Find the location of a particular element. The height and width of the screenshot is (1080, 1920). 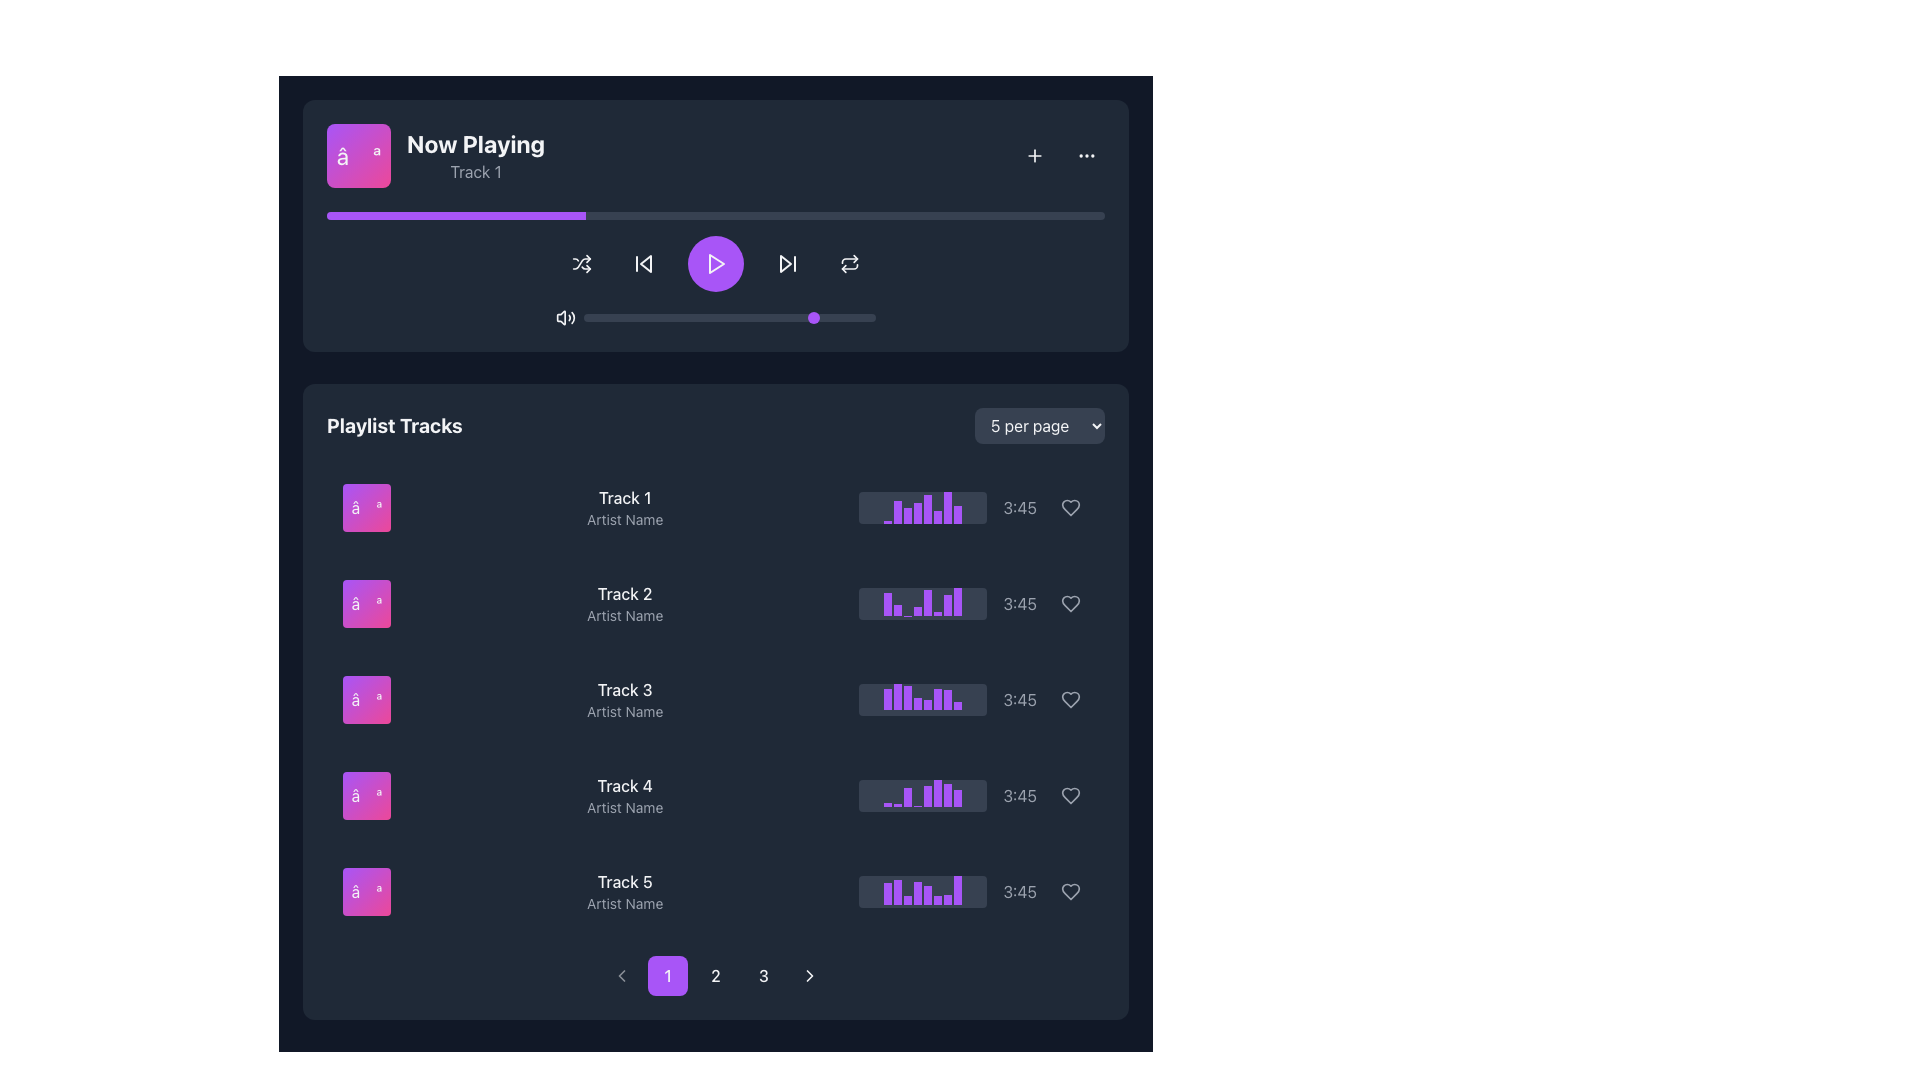

the musical note icon, which is a square element with a gradient background transitioning from purple to pink, featuring rounded corners and located to the left of 'Track 3' and artist name details is located at coordinates (366, 698).